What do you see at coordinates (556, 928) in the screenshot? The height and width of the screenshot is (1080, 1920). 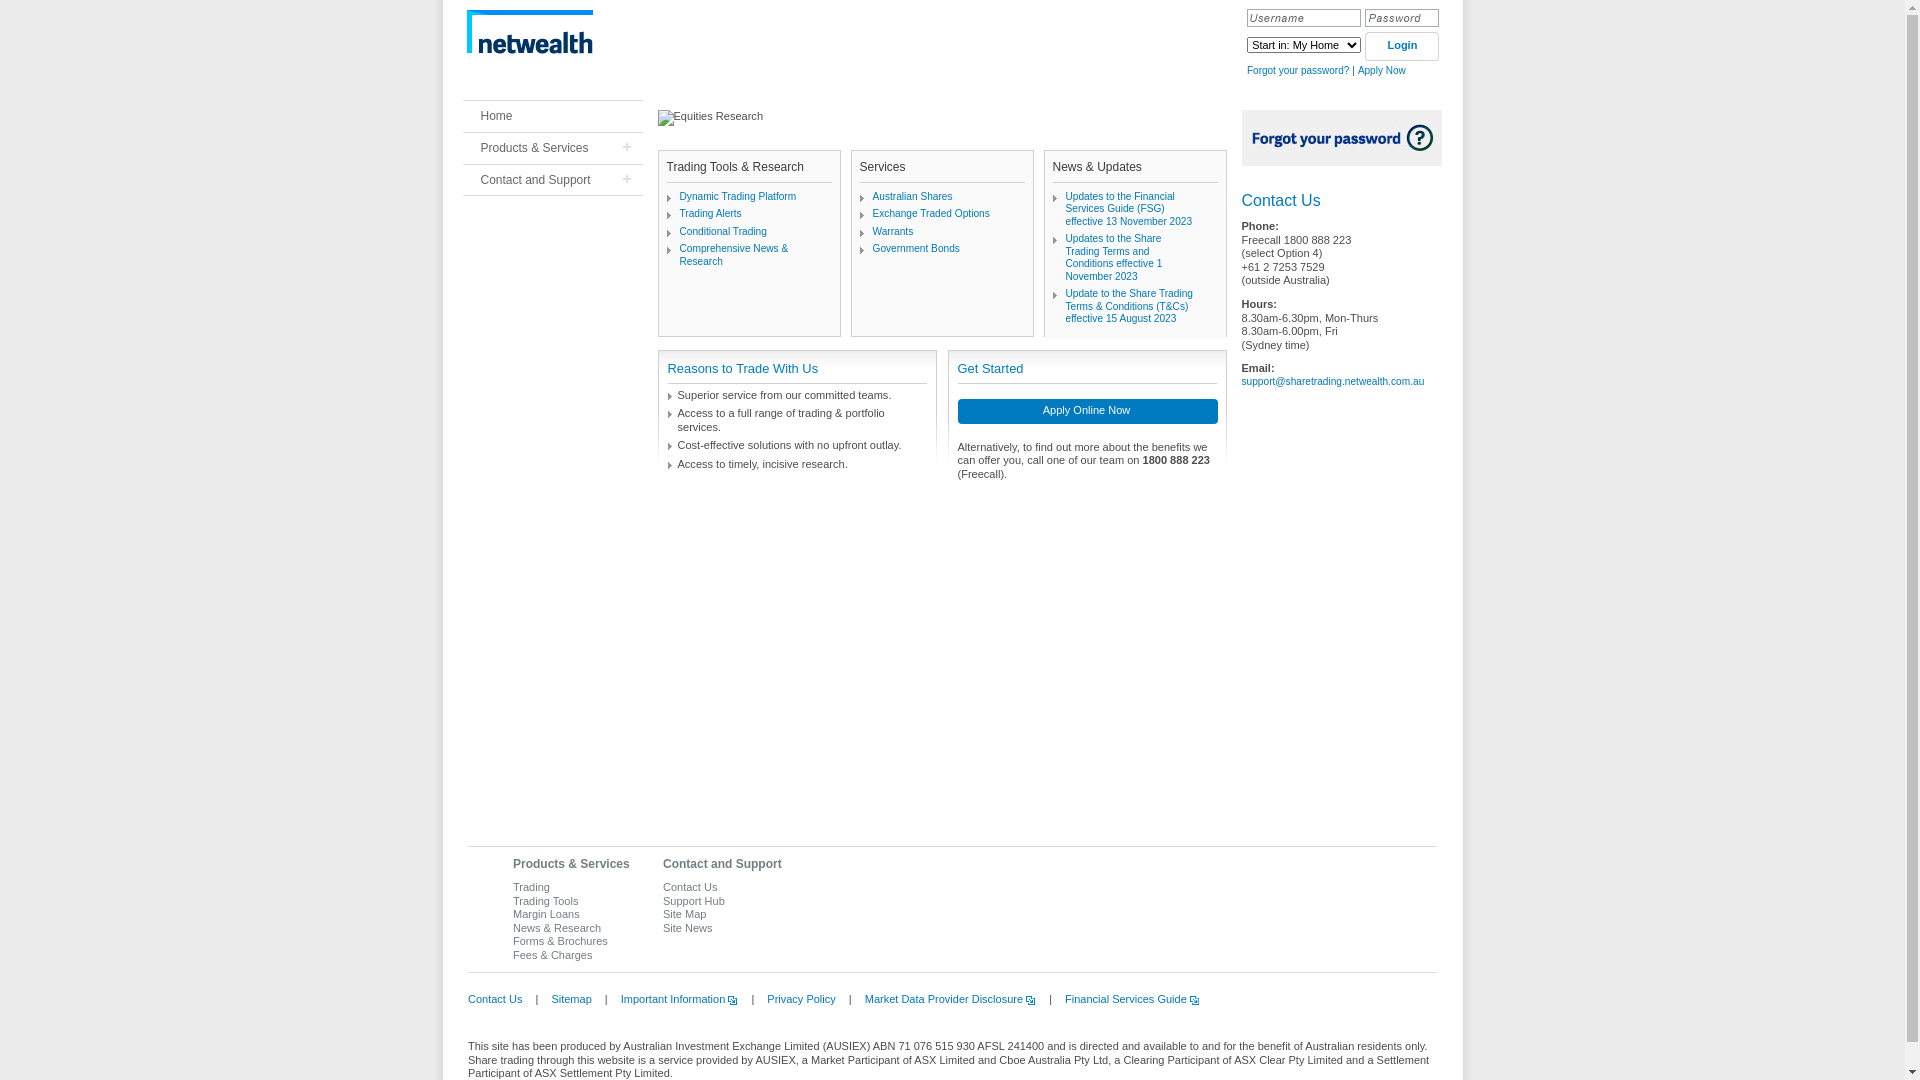 I see `'News & Research'` at bounding box center [556, 928].